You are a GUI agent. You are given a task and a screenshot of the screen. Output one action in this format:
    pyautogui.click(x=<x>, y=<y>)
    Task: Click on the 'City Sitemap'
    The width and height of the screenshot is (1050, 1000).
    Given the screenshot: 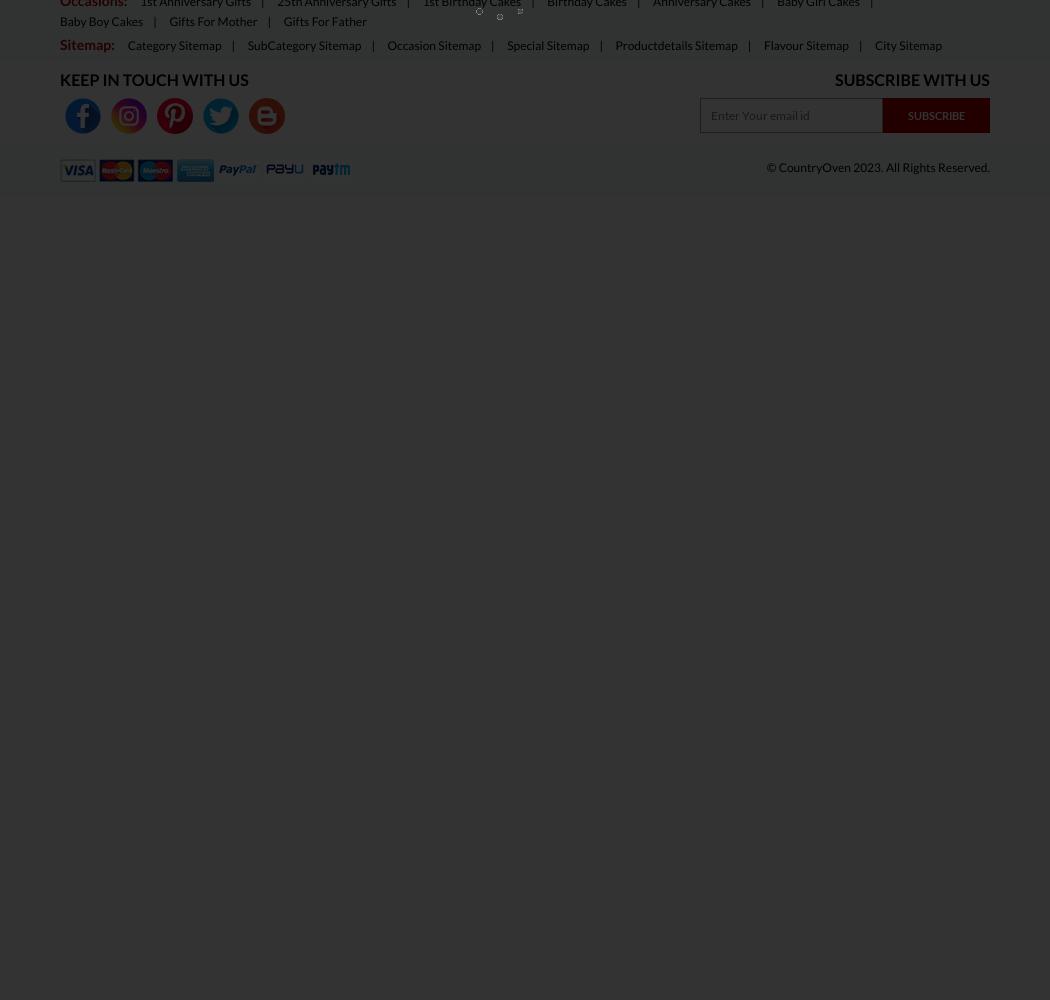 What is the action you would take?
    pyautogui.click(x=908, y=45)
    